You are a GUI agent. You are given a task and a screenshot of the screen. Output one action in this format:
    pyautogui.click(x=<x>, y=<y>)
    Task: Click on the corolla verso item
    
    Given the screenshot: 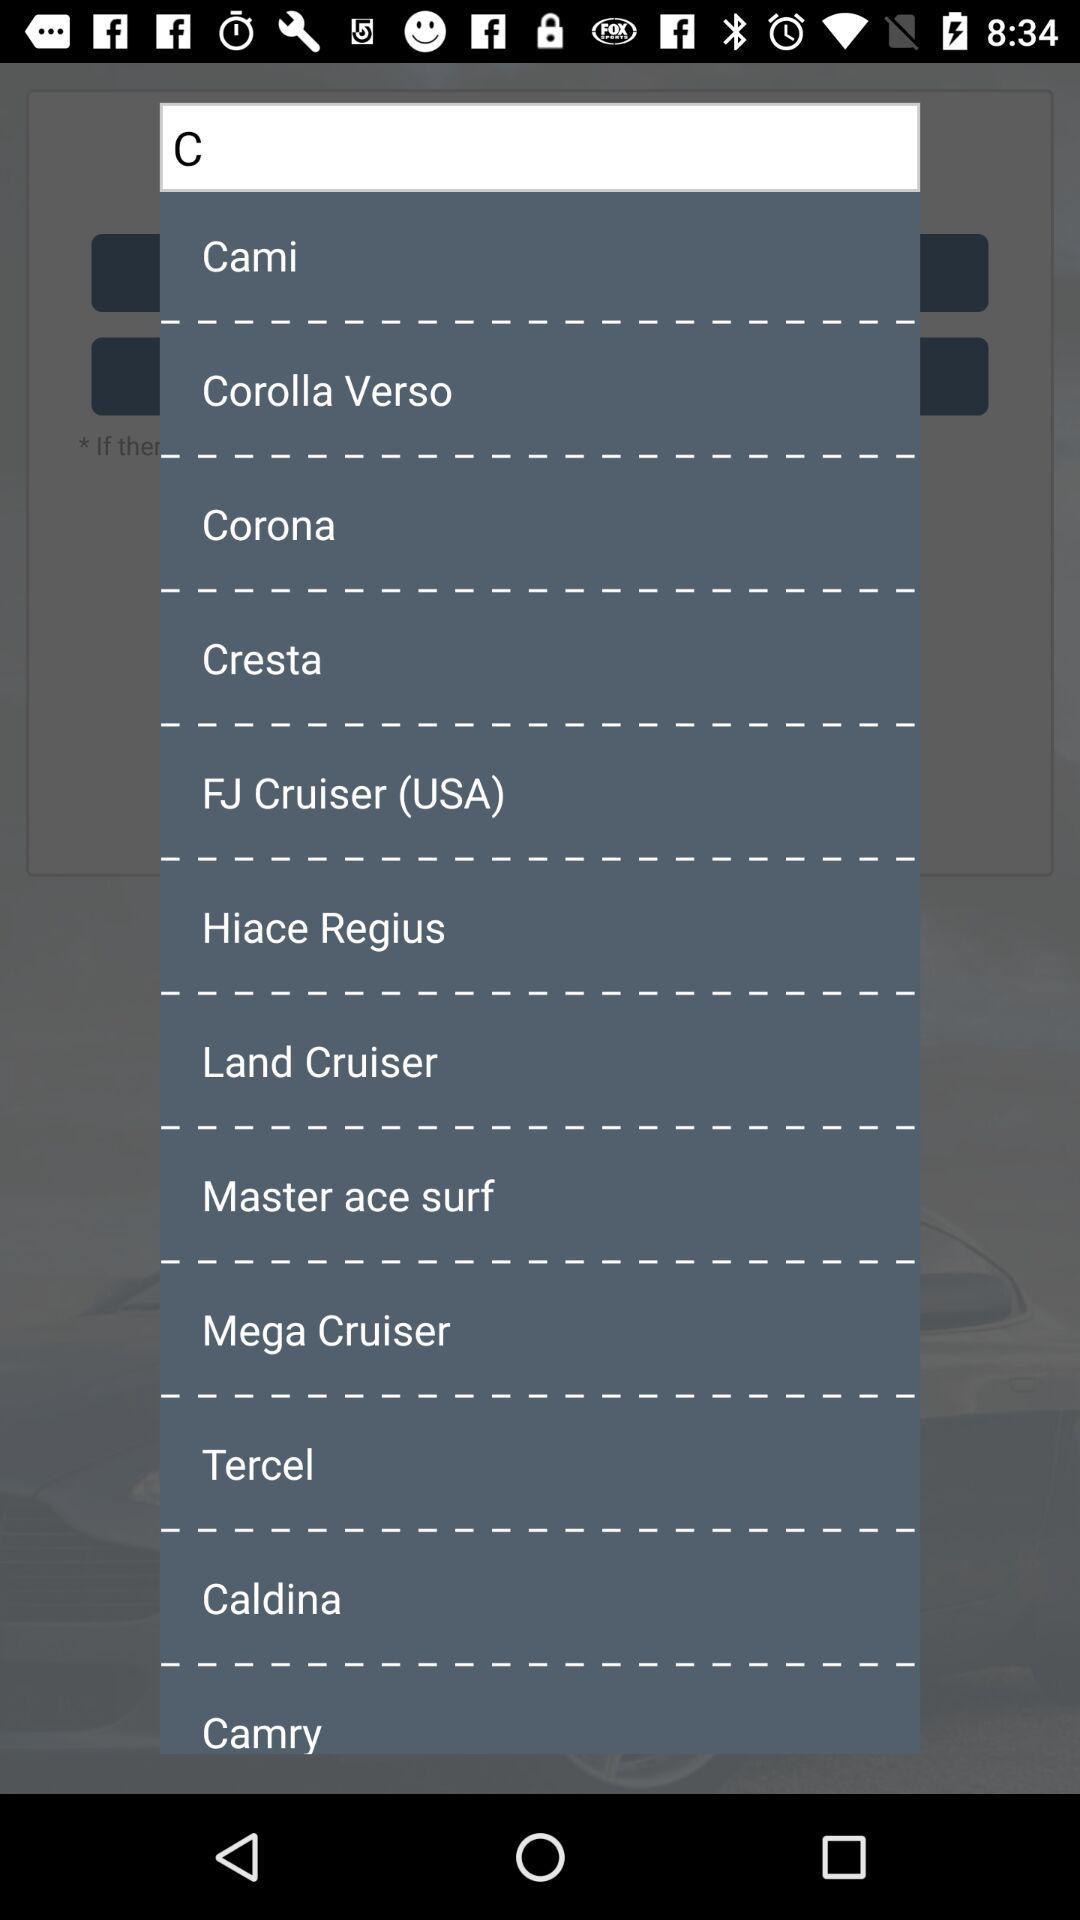 What is the action you would take?
    pyautogui.click(x=540, y=389)
    